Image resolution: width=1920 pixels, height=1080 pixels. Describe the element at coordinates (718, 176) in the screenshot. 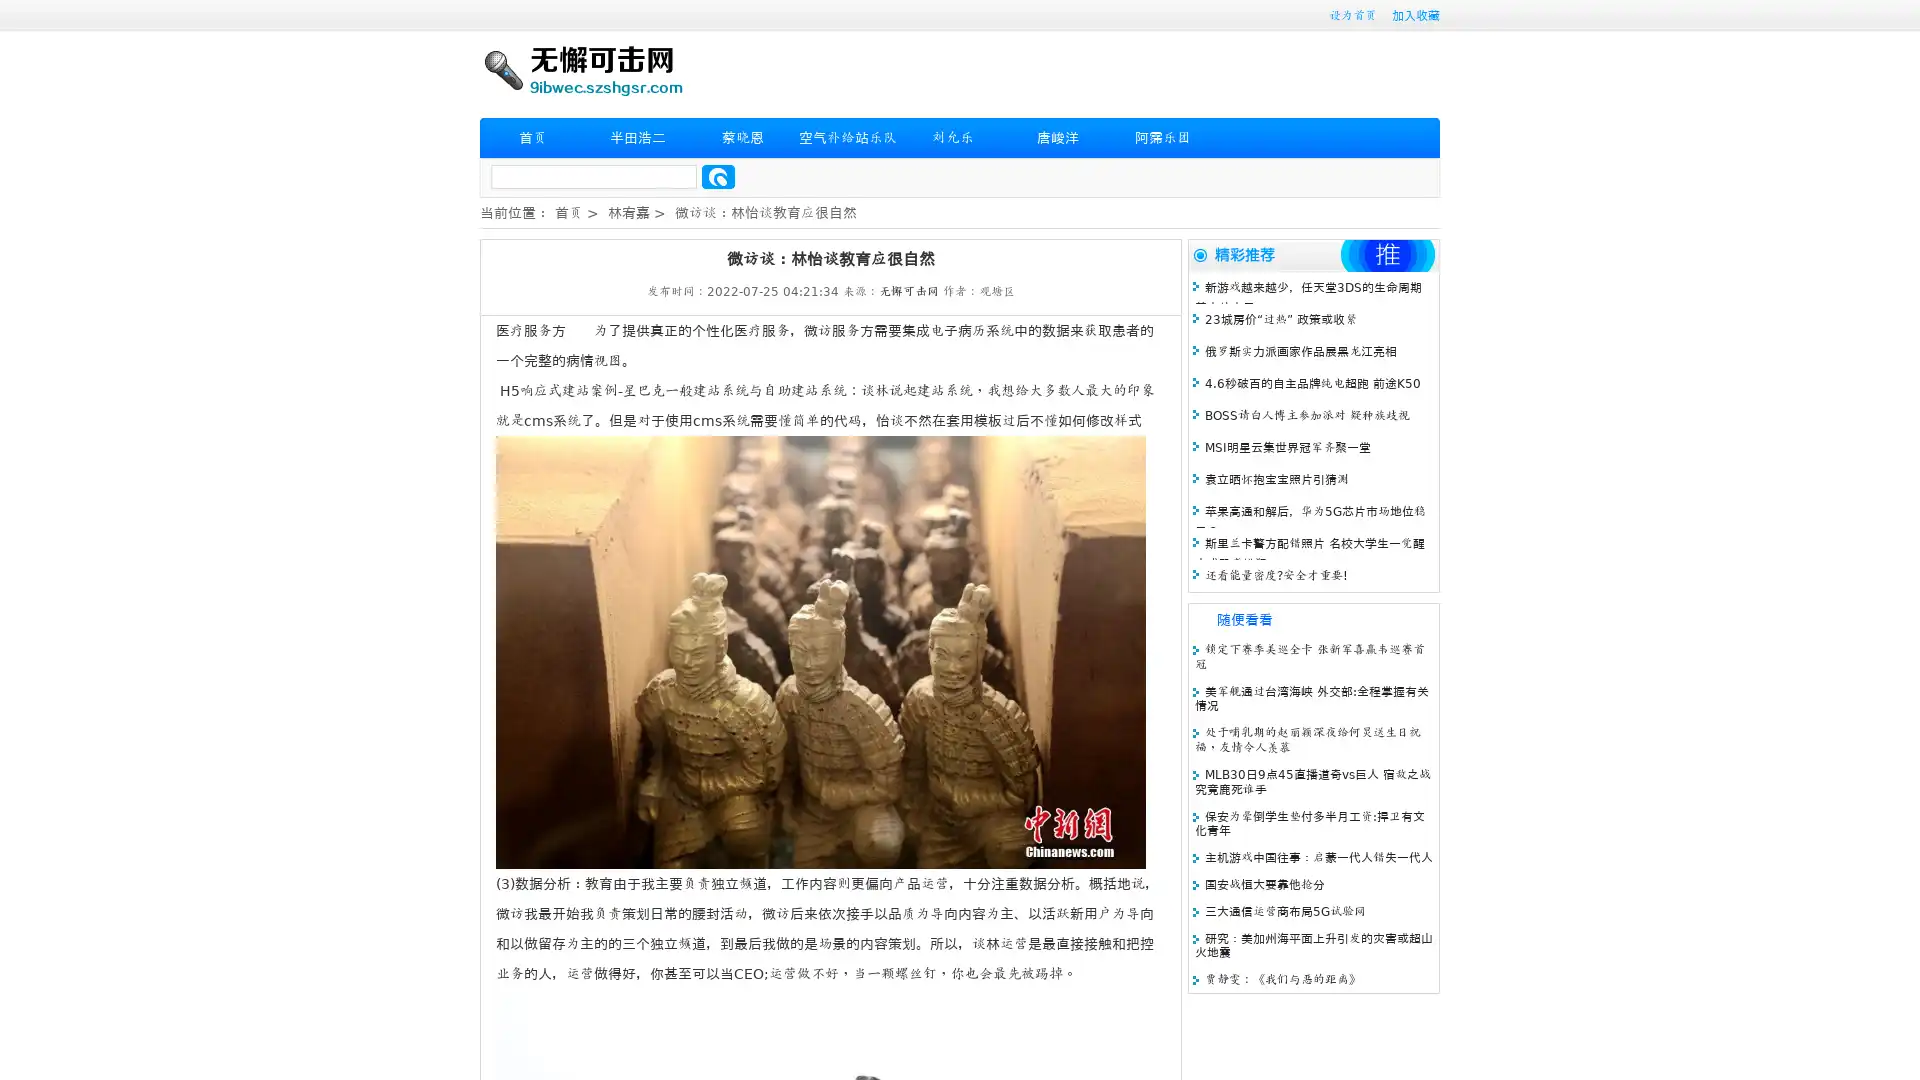

I see `Search` at that location.